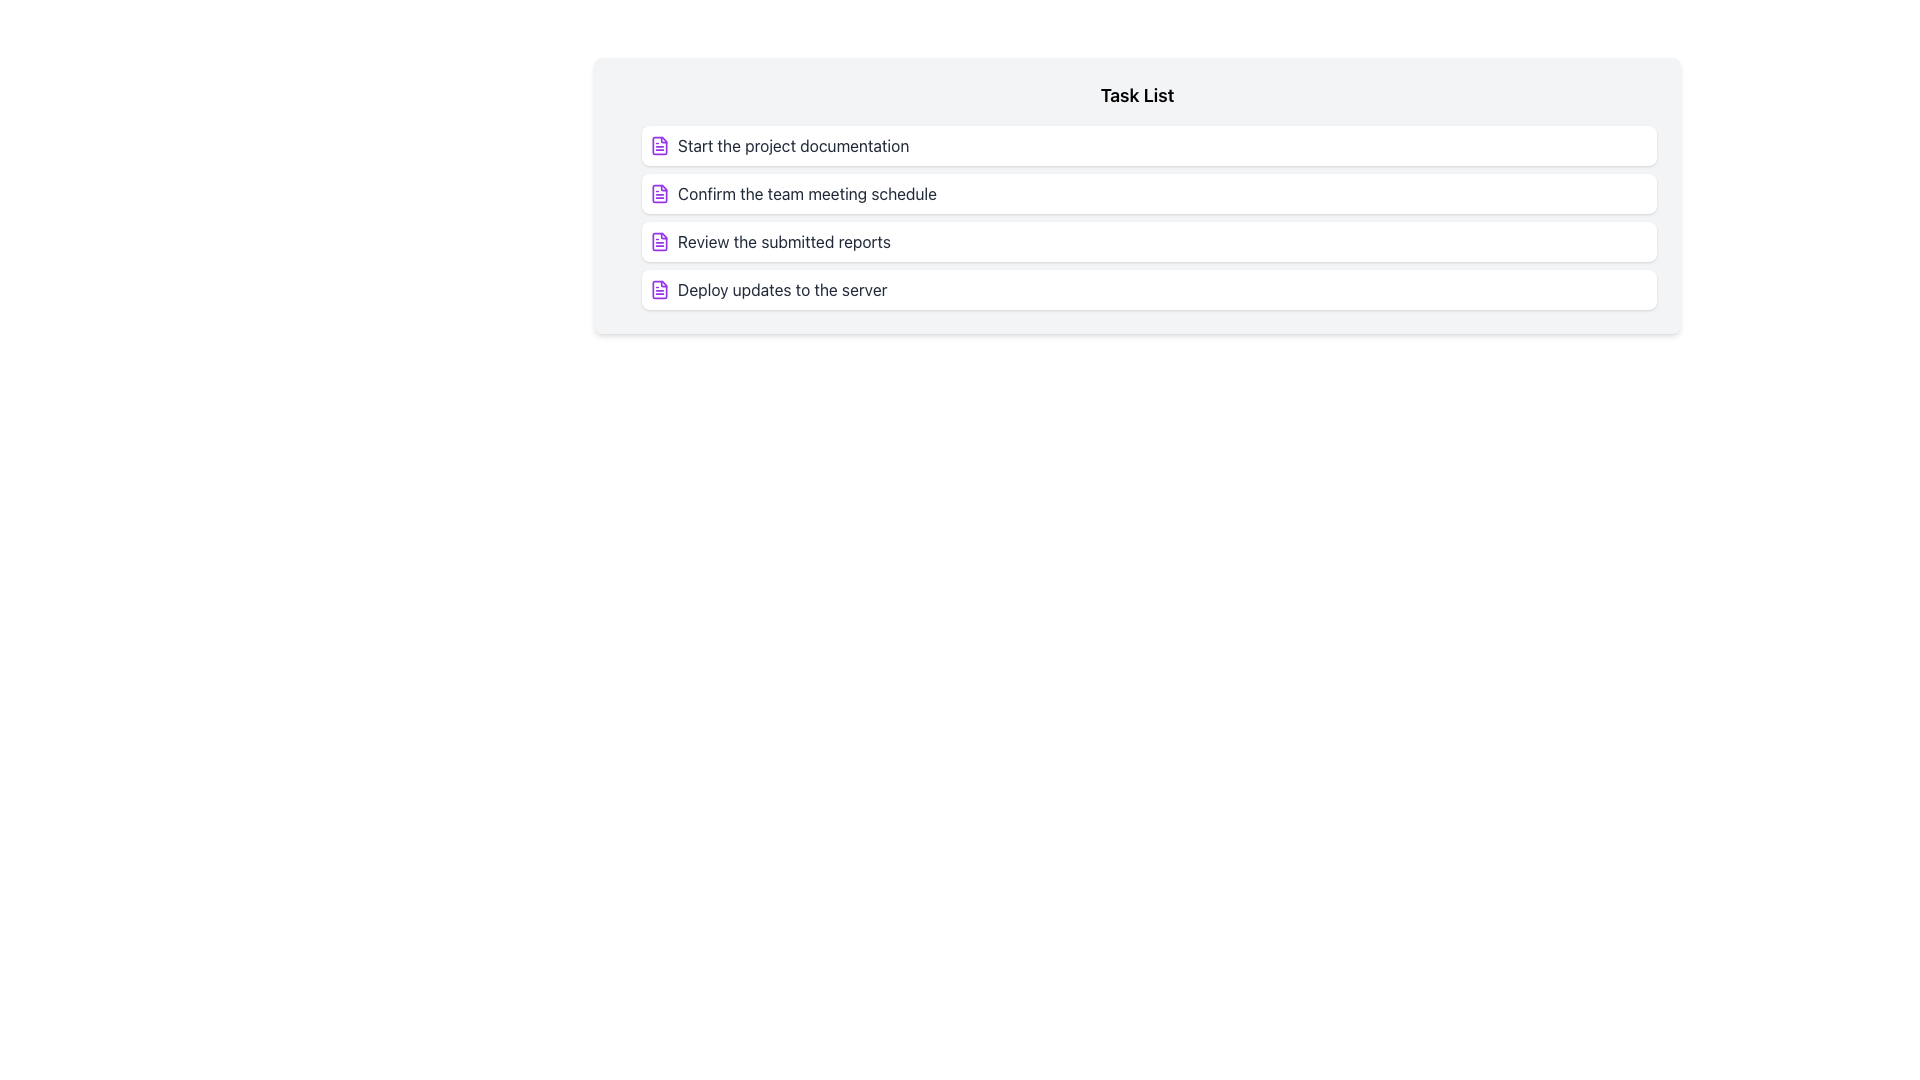 Image resolution: width=1920 pixels, height=1080 pixels. What do you see at coordinates (783, 241) in the screenshot?
I see `text content of the task title displayed in the third item of the vertically aligned task list, which provides information about reviewing submitted reports` at bounding box center [783, 241].